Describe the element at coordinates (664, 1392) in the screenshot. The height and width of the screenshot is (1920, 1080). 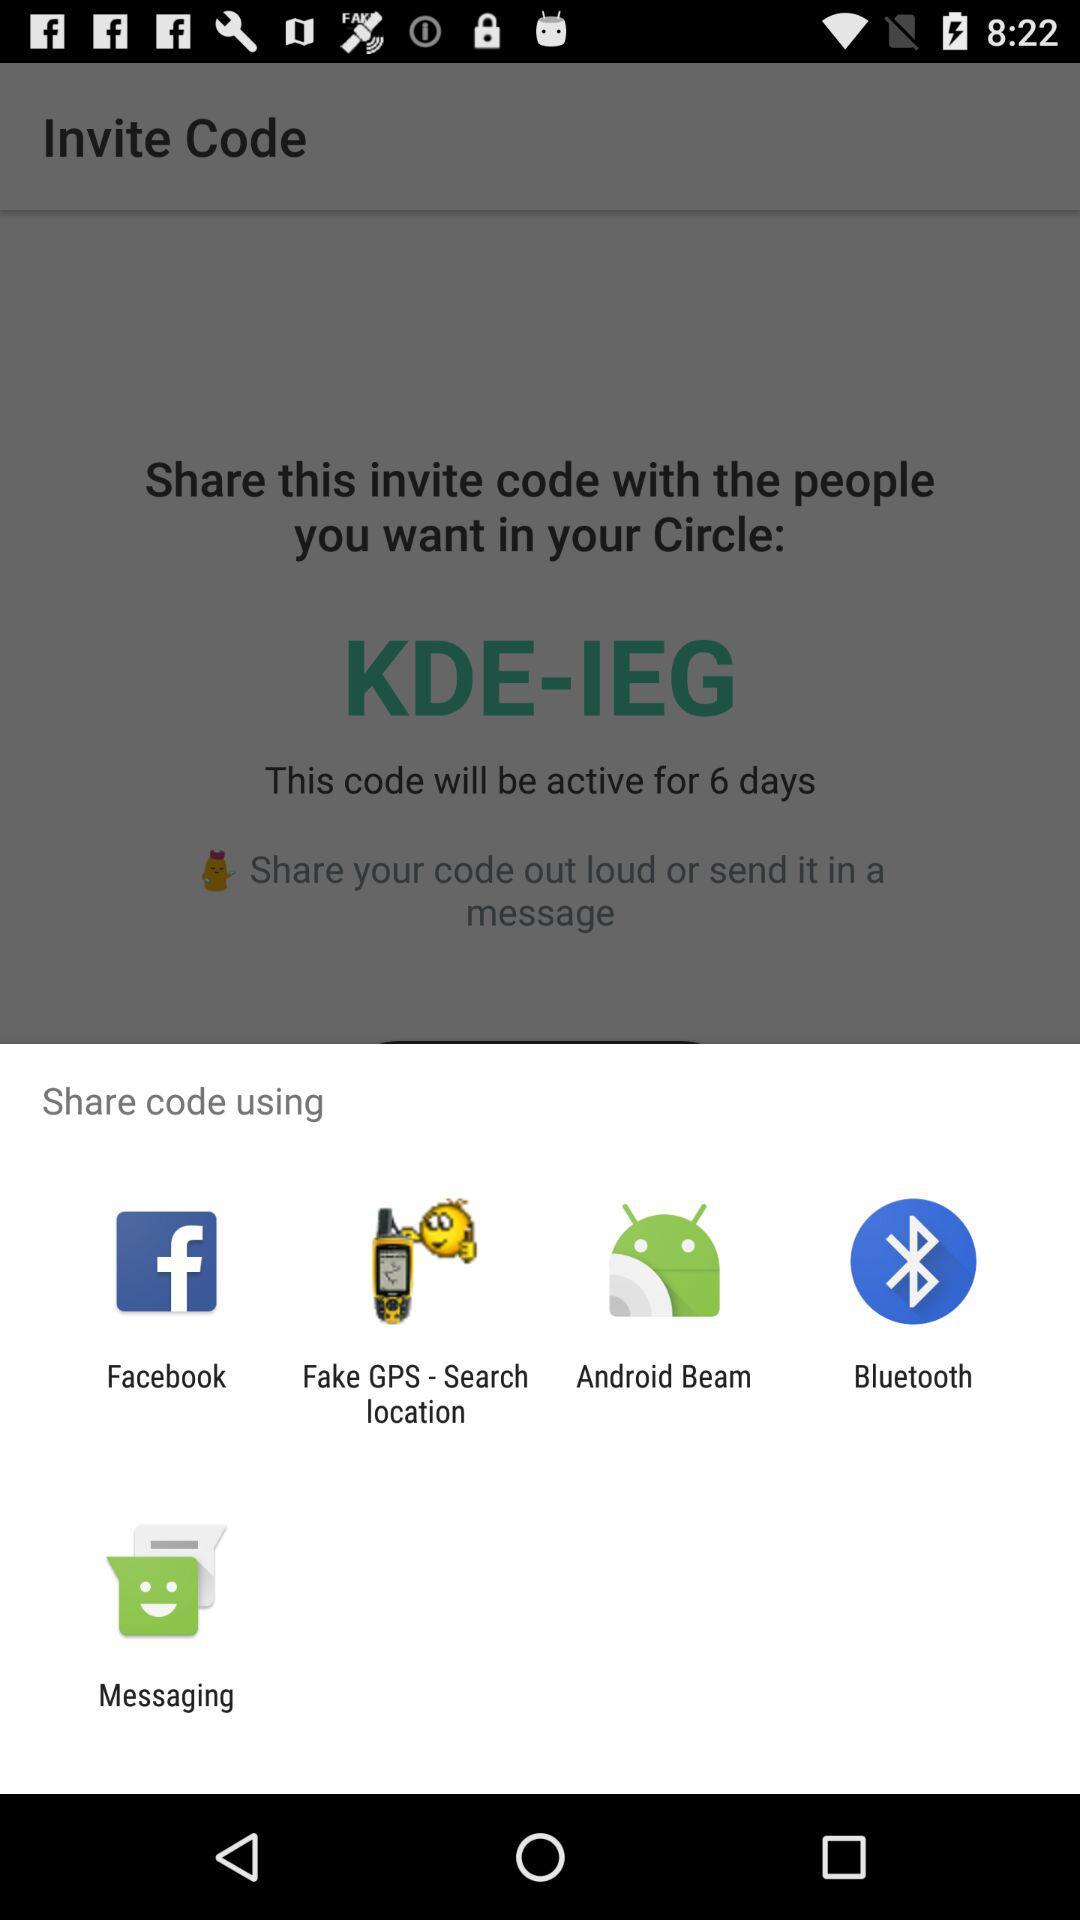
I see `the item next to the bluetooth app` at that location.